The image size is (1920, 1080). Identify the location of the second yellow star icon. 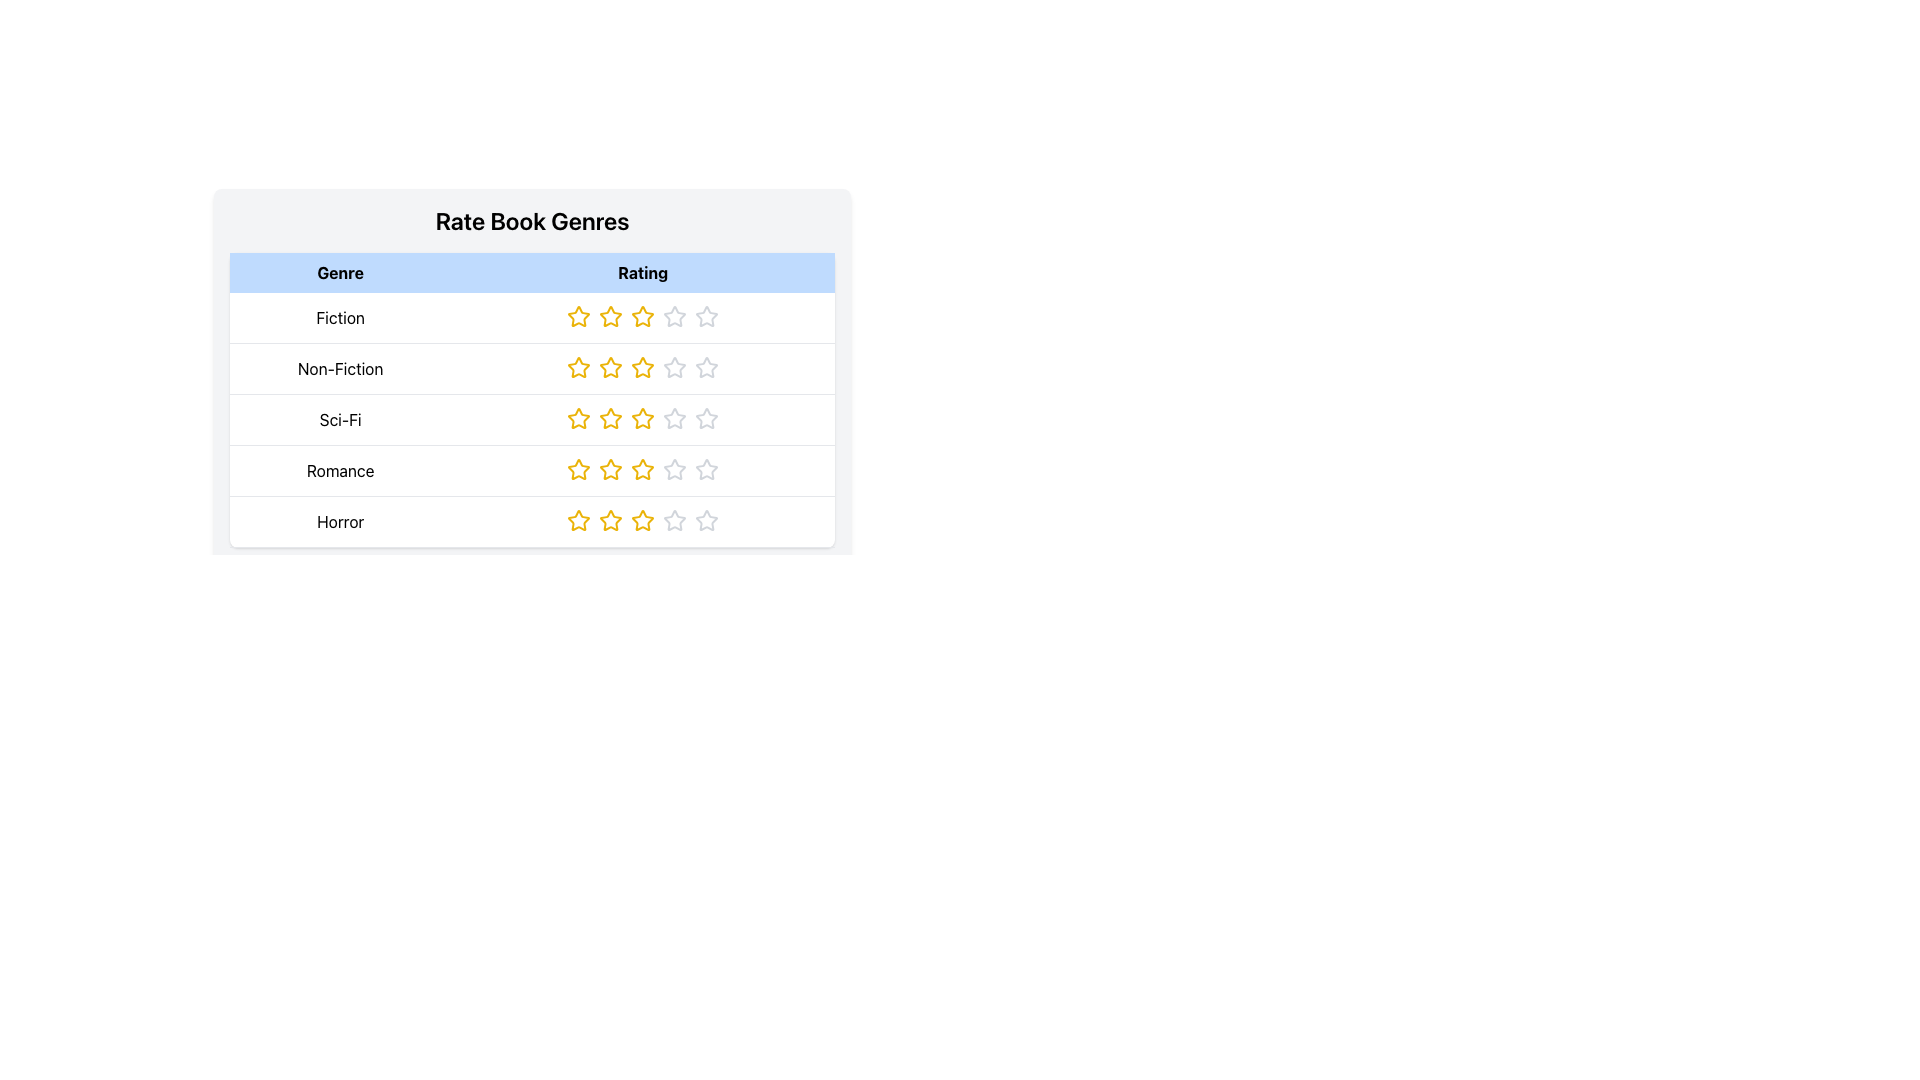
(610, 315).